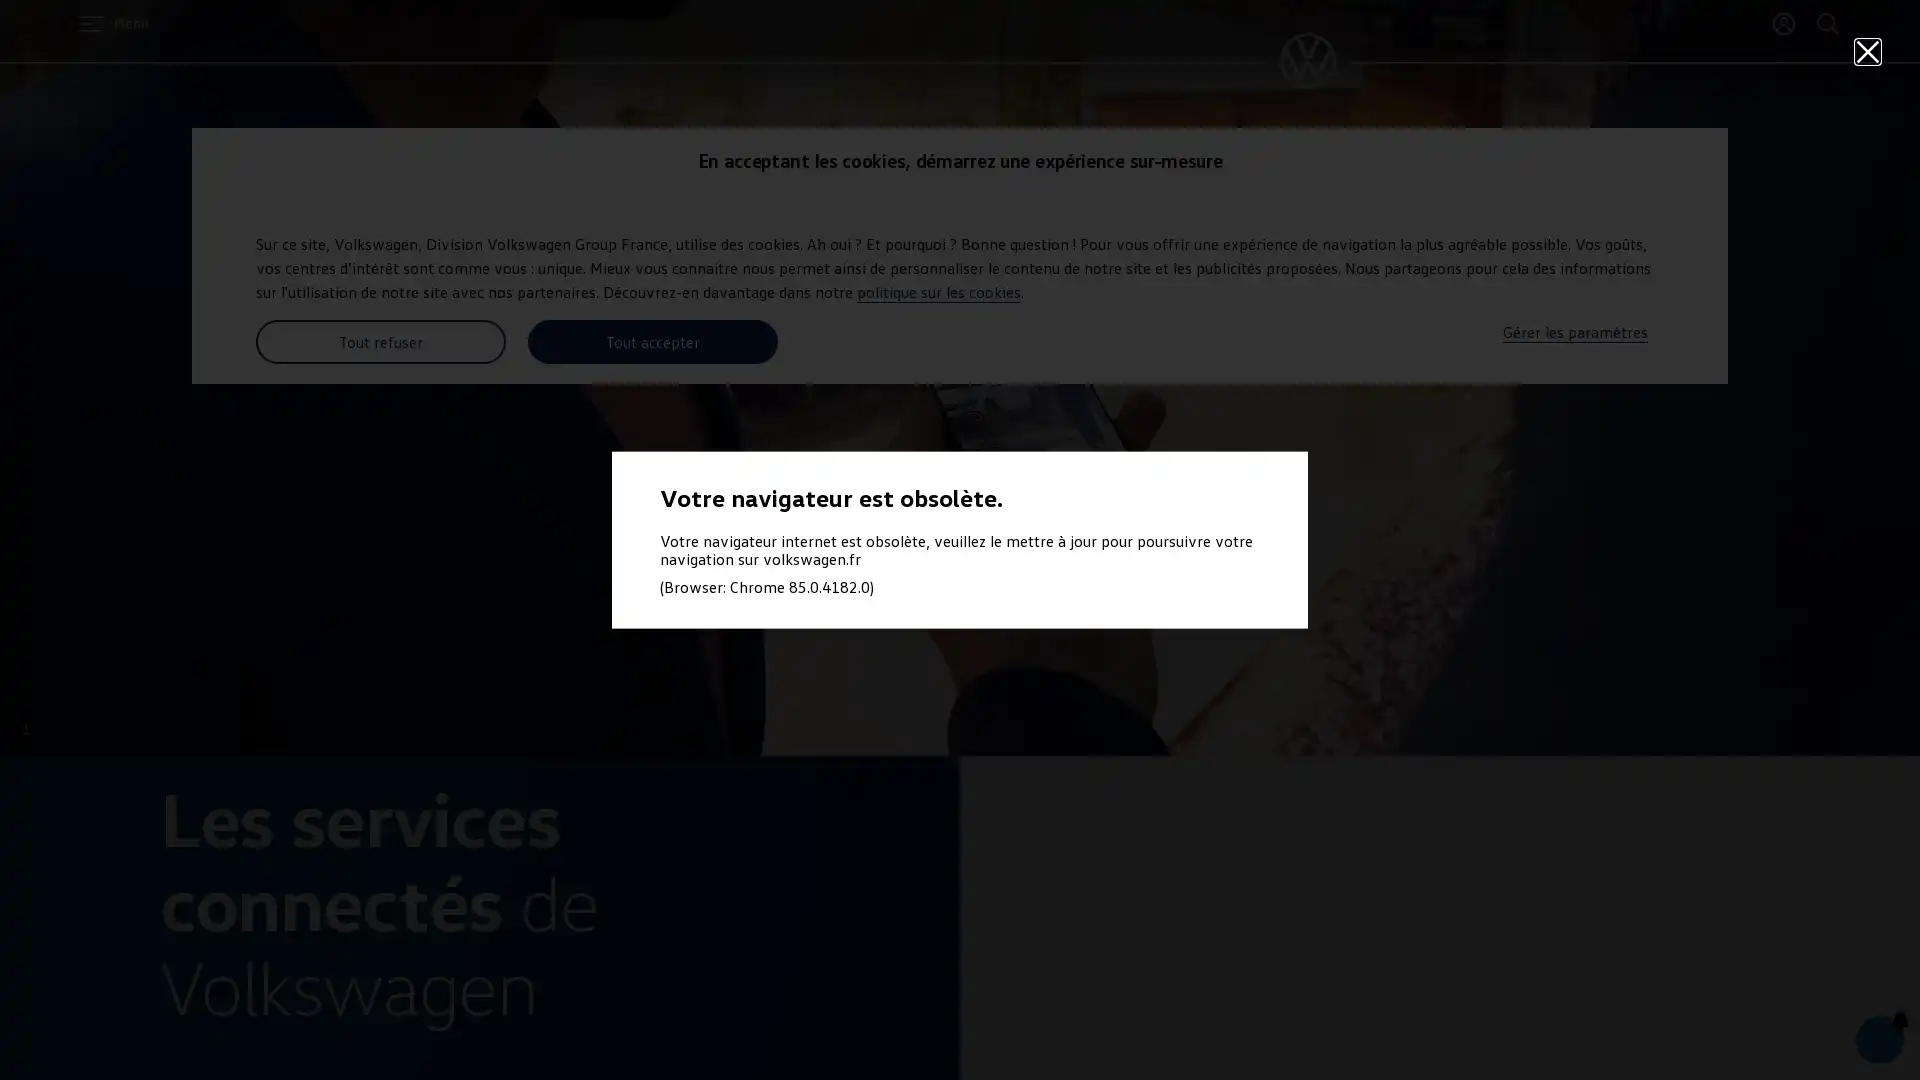 The width and height of the screenshot is (1920, 1080). Describe the element at coordinates (1817, 1026) in the screenshot. I see `Mettre fin au chat` at that location.